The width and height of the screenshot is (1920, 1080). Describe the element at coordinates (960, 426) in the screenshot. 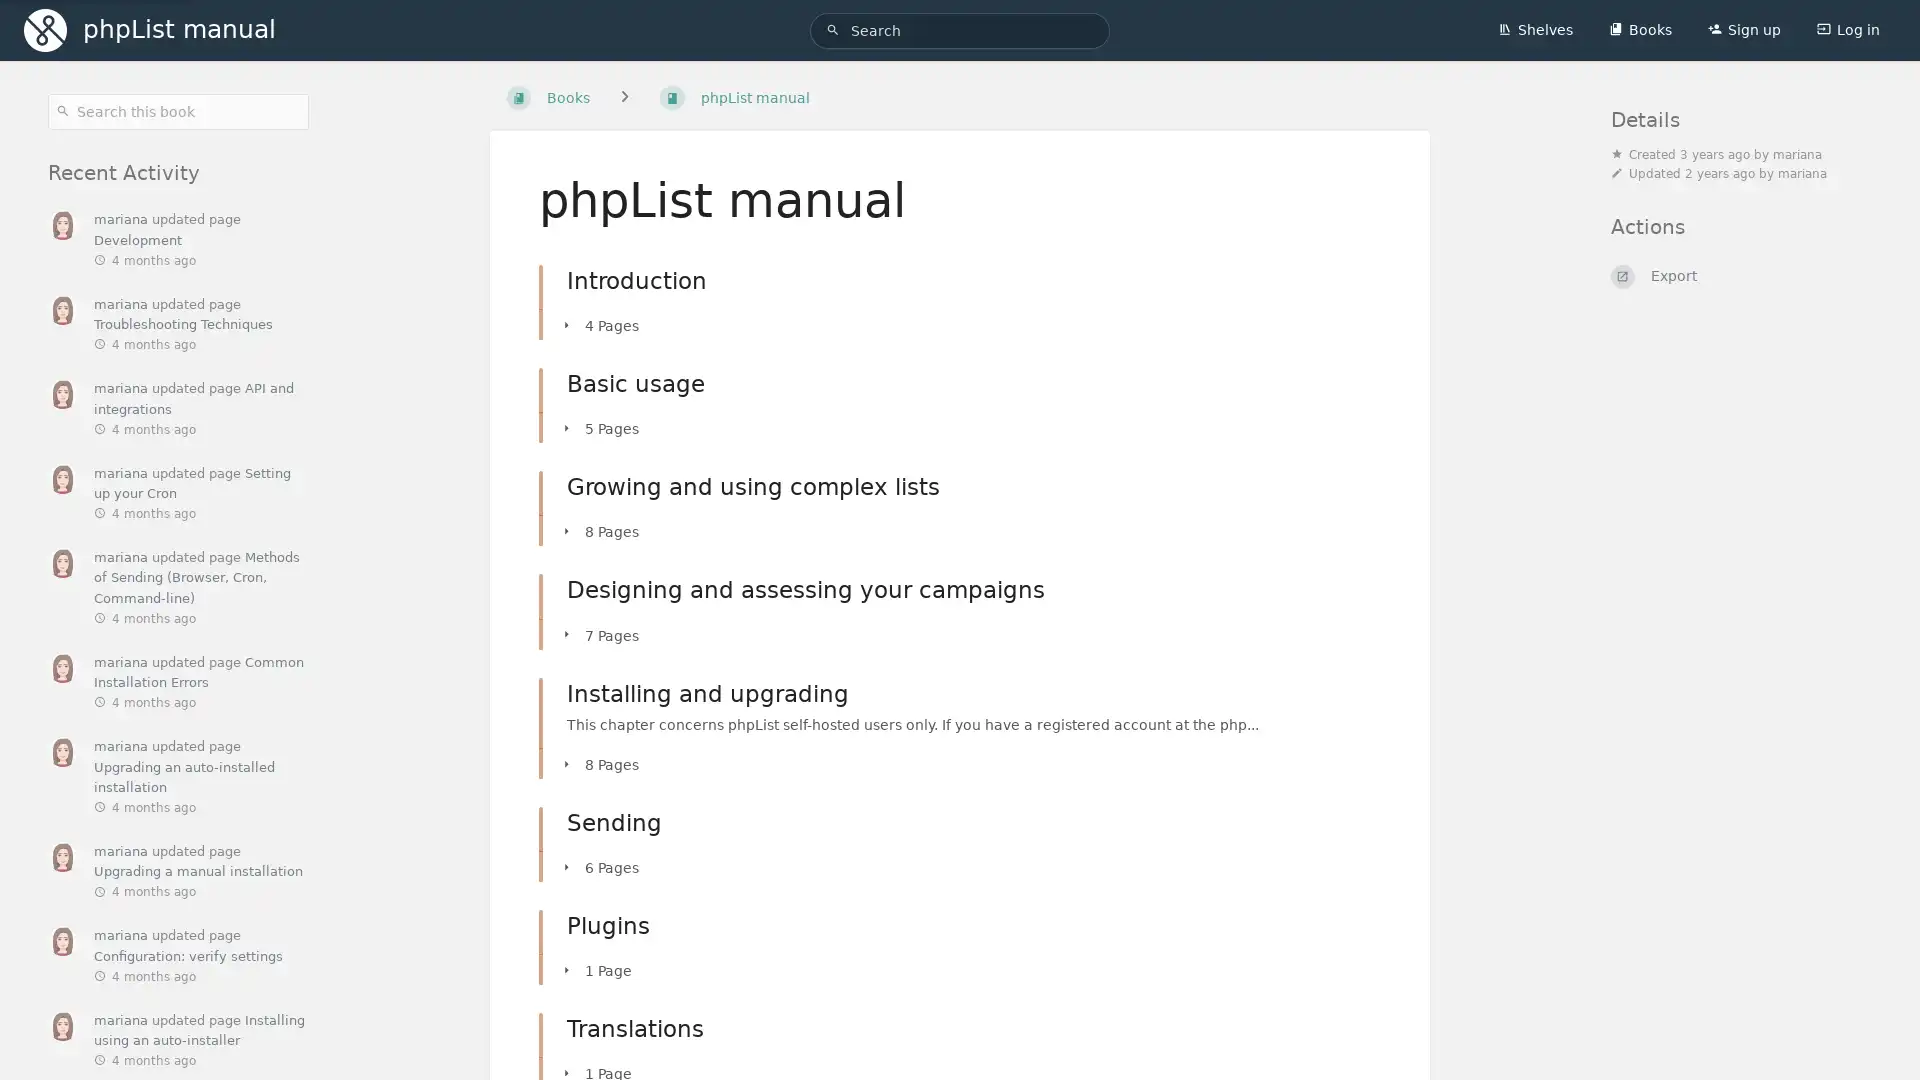

I see `5 Pages` at that location.